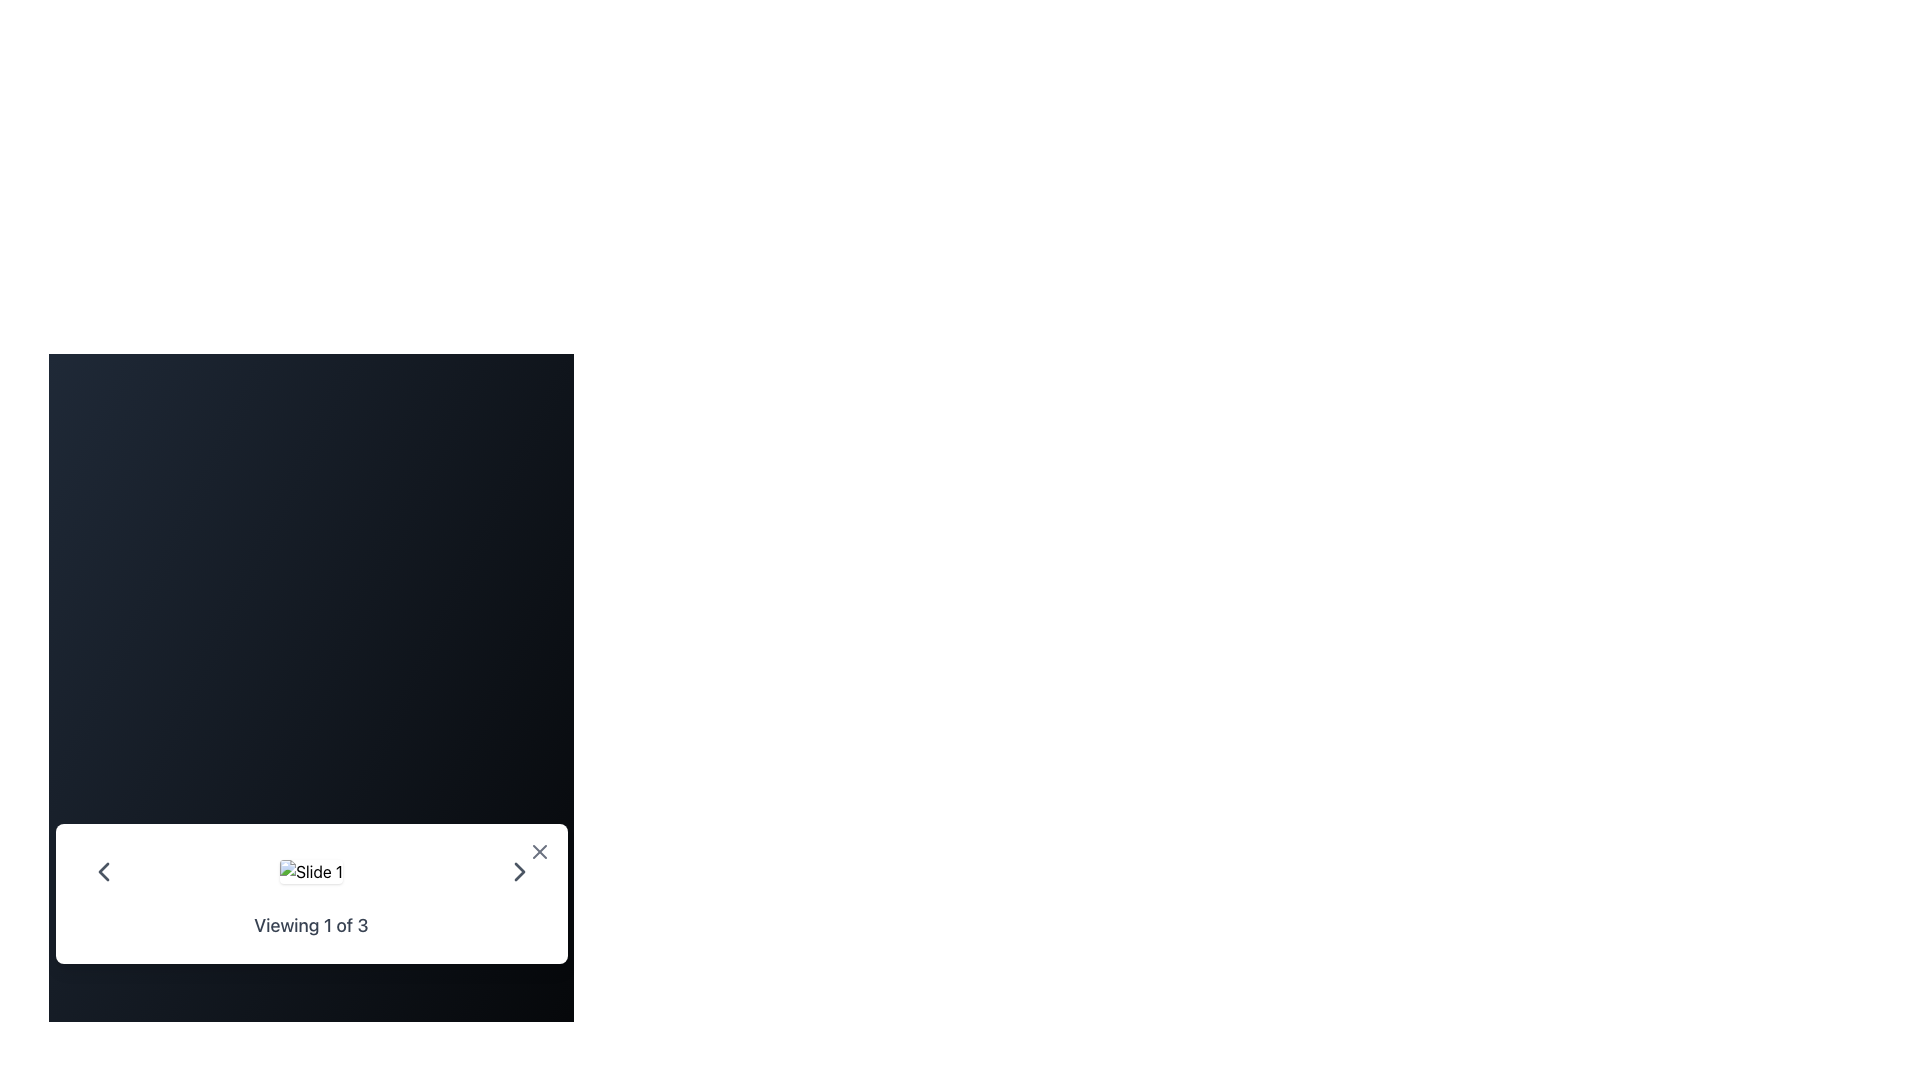  Describe the element at coordinates (102, 870) in the screenshot. I see `the left-facing chevron icon button located at the far-left side of the navigation bar` at that location.